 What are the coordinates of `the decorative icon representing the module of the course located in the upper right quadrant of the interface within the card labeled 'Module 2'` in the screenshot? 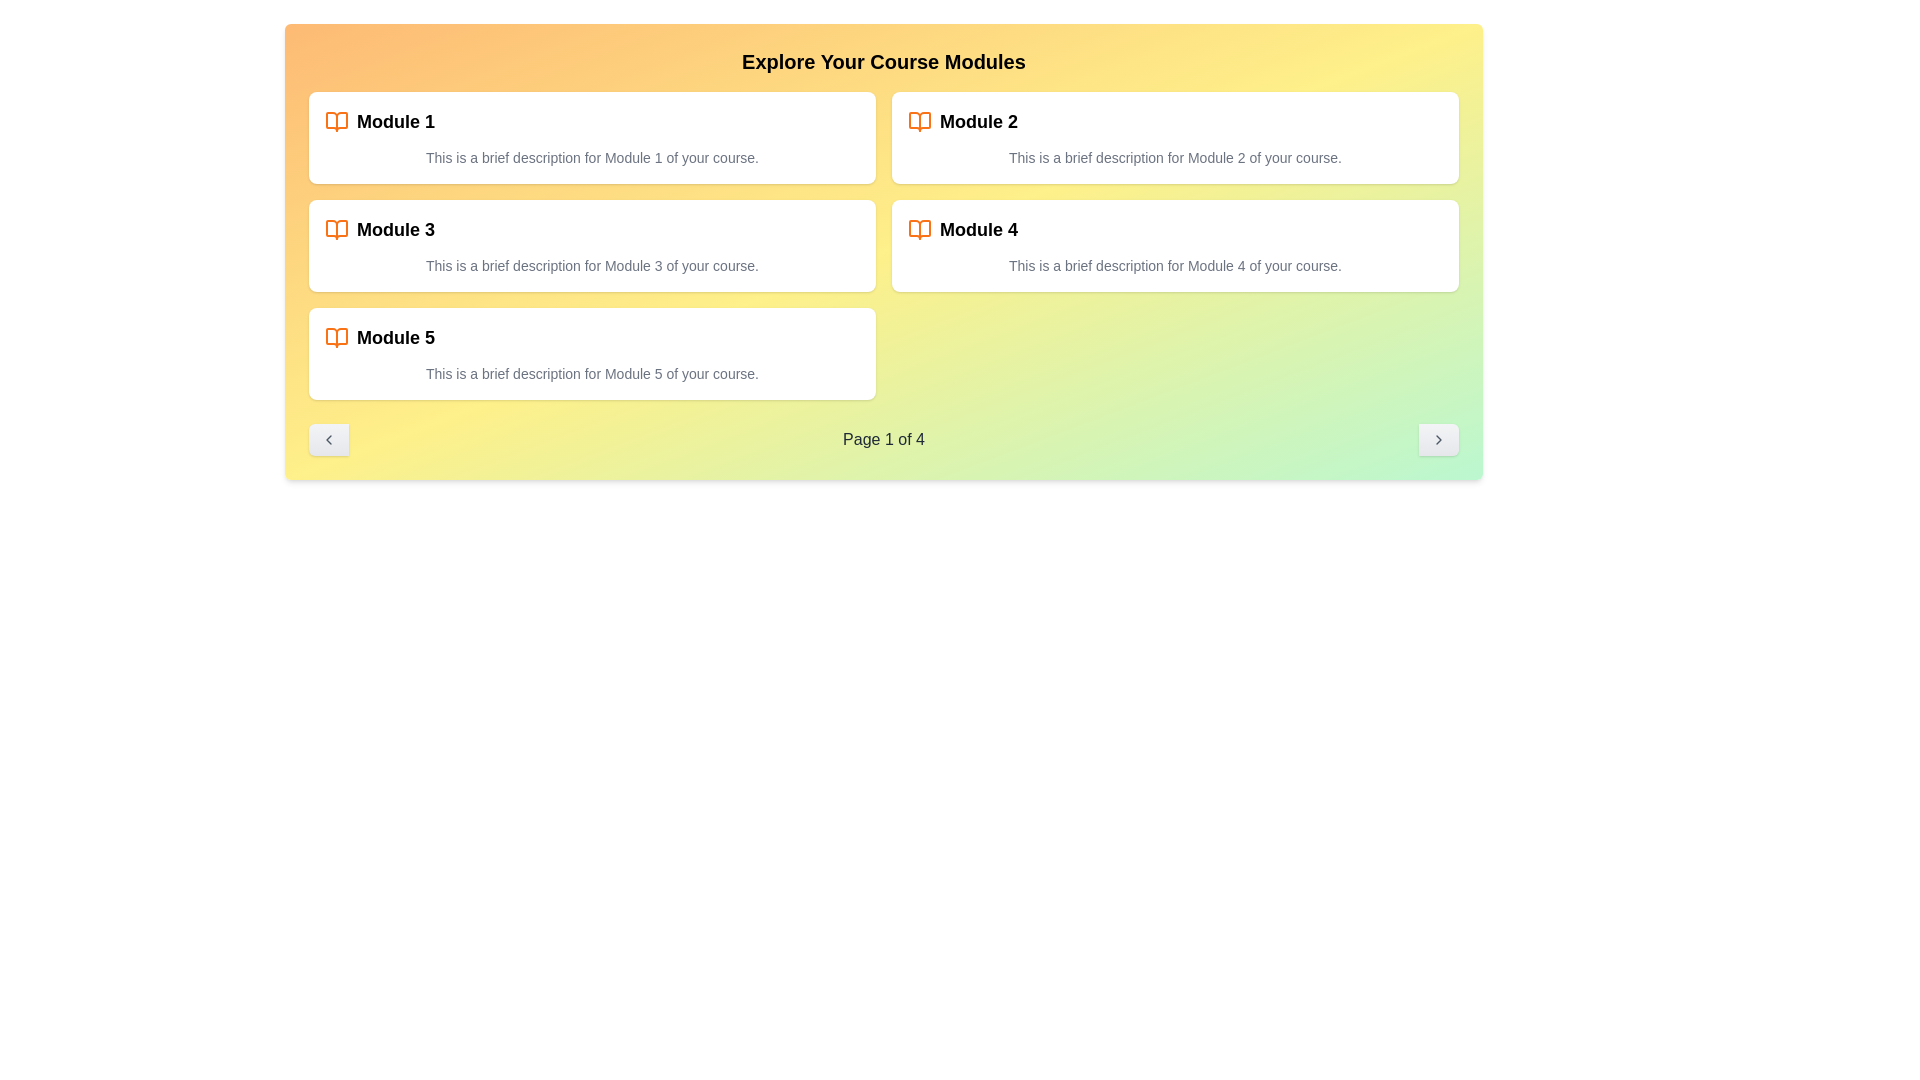 It's located at (919, 122).